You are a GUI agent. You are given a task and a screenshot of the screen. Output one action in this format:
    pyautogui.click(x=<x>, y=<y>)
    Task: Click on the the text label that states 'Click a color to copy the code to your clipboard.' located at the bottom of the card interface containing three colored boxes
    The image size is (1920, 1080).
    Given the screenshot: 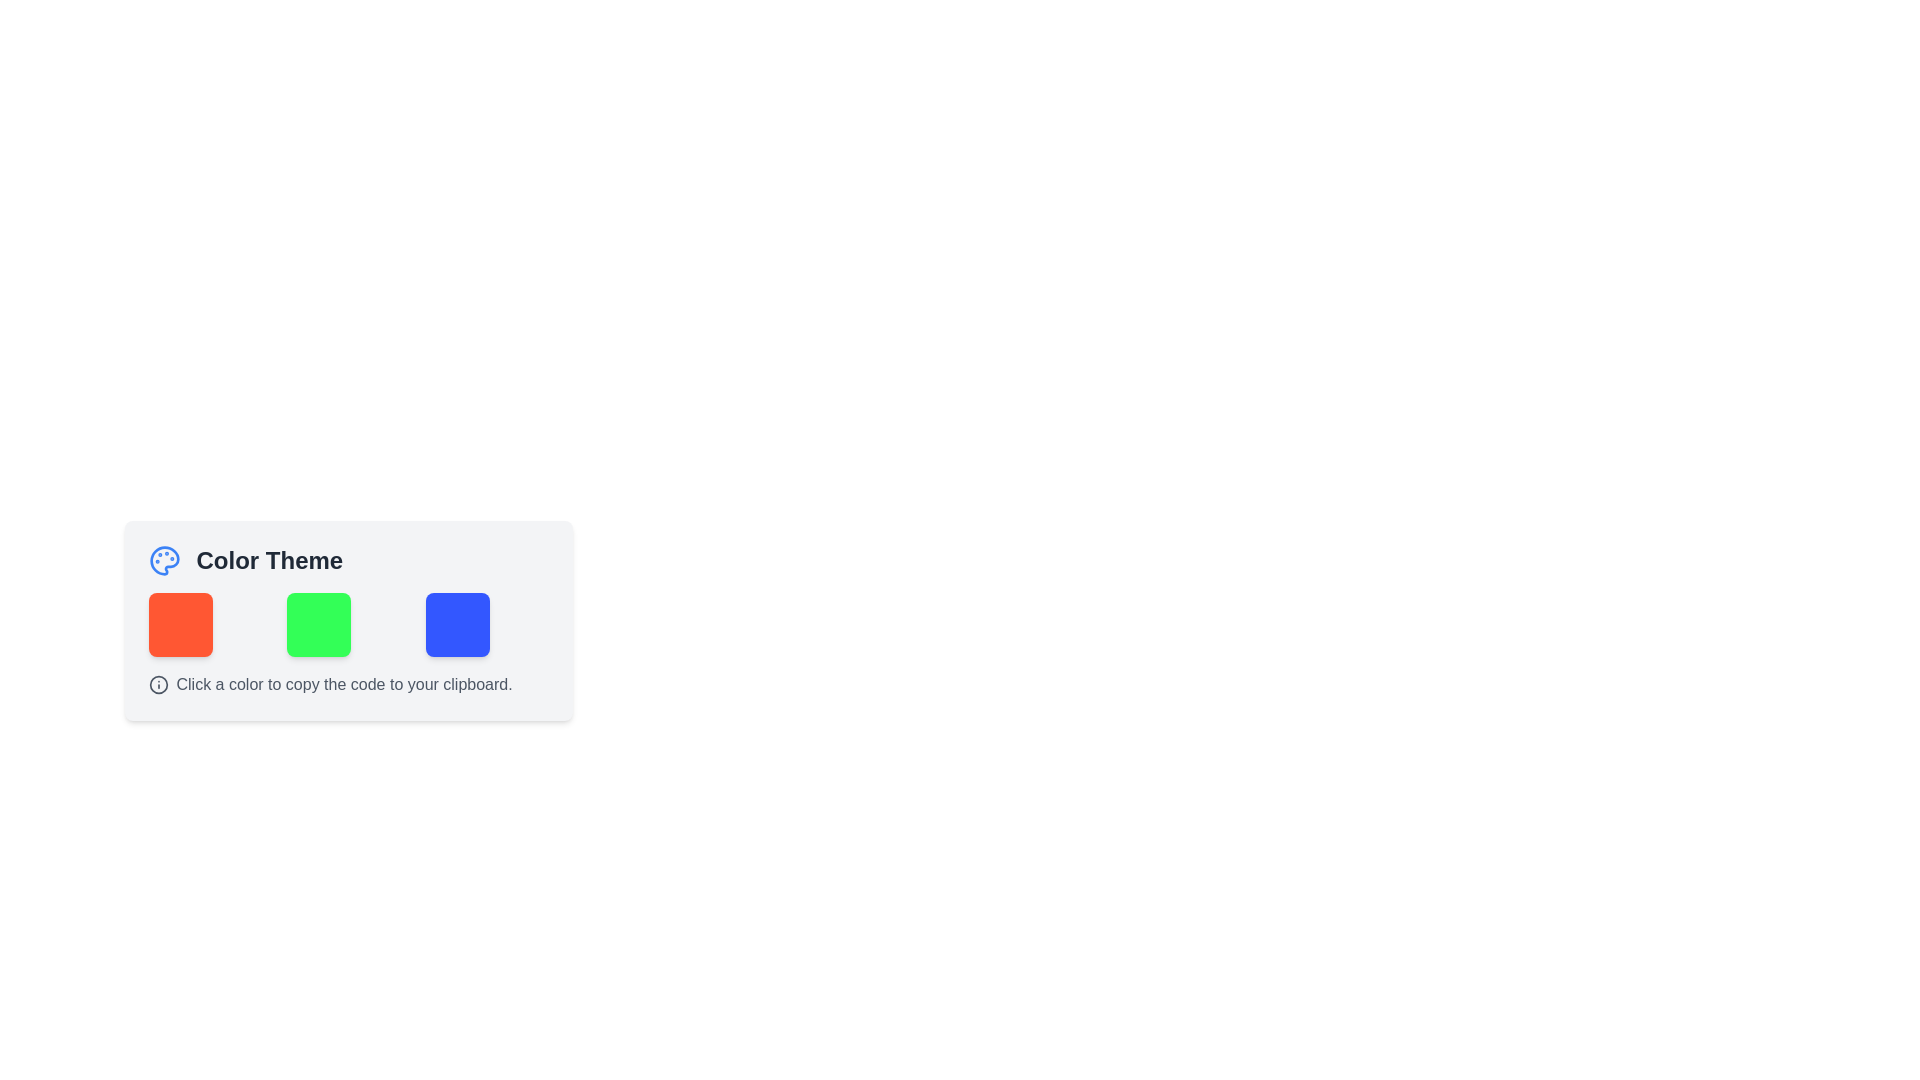 What is the action you would take?
    pyautogui.click(x=344, y=684)
    